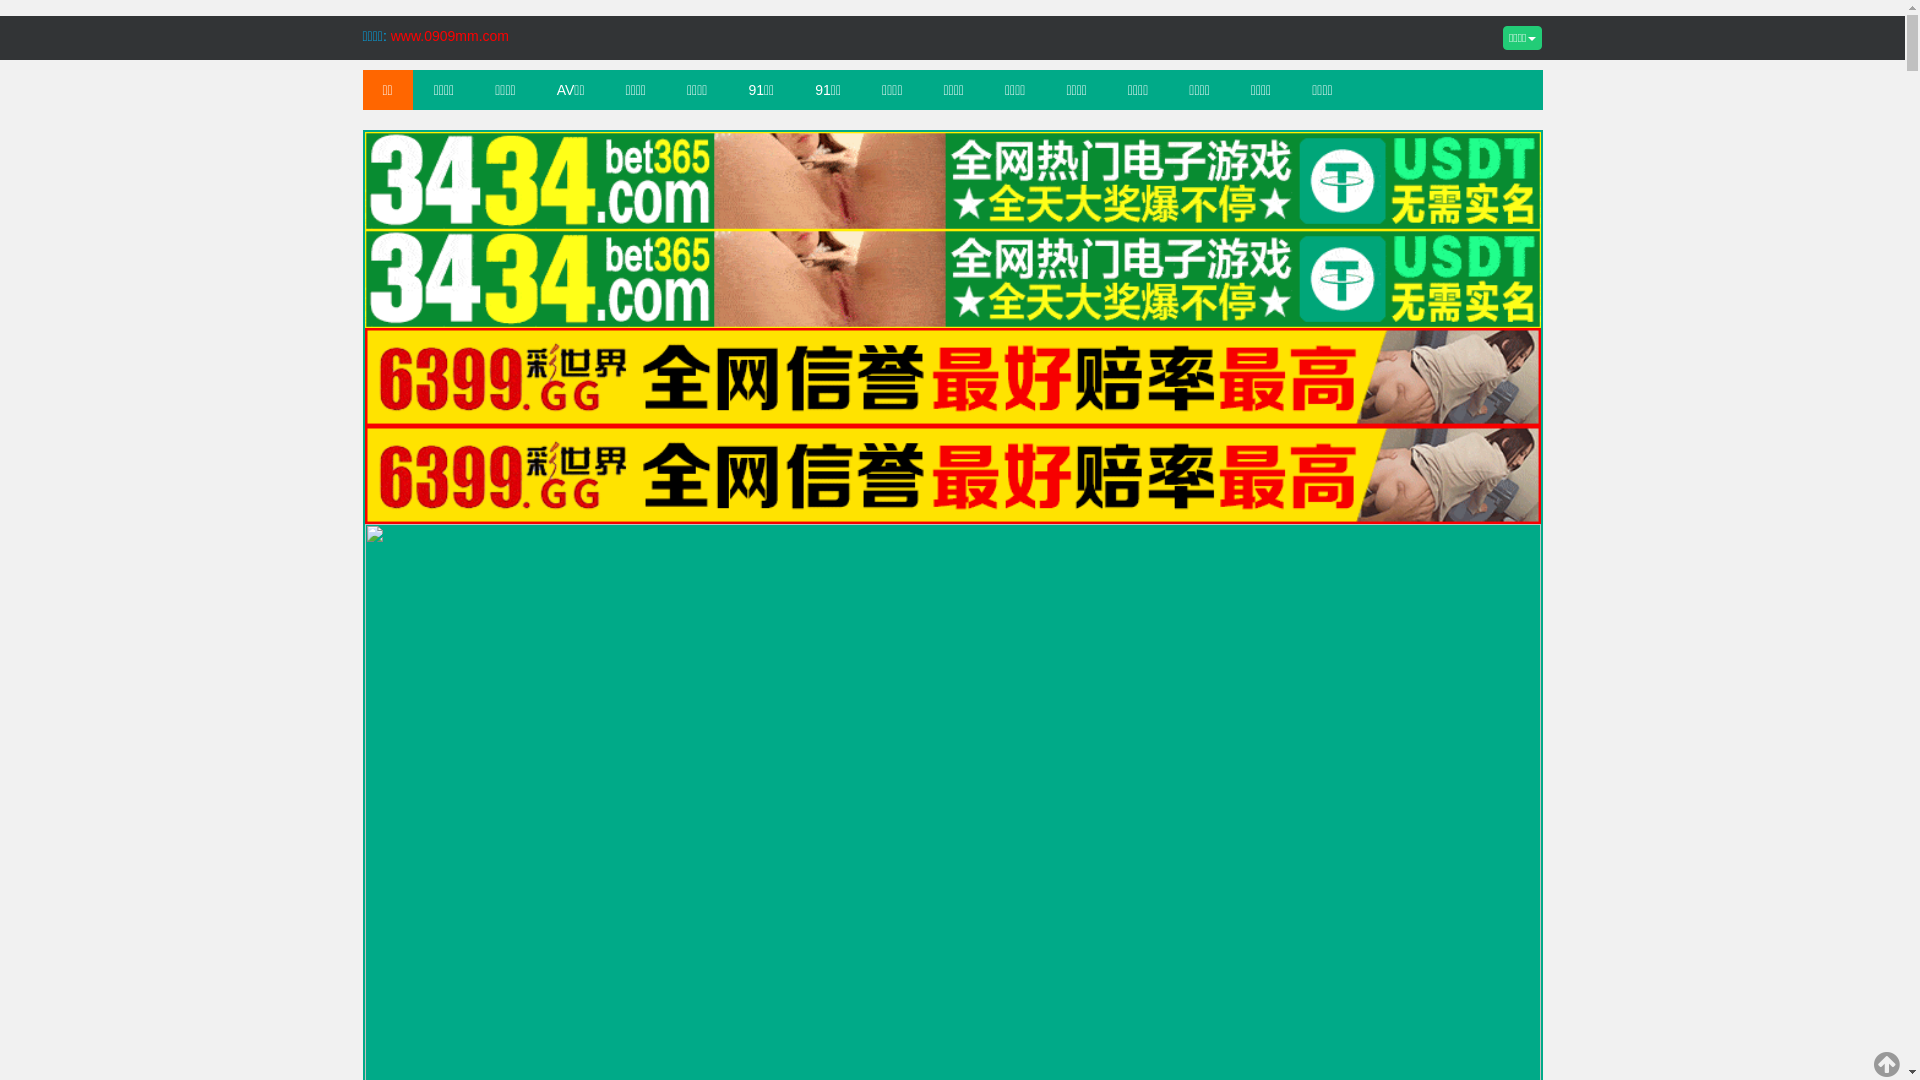 This screenshot has height=1080, width=1920. I want to click on 'www.0909mm.com', so click(449, 35).